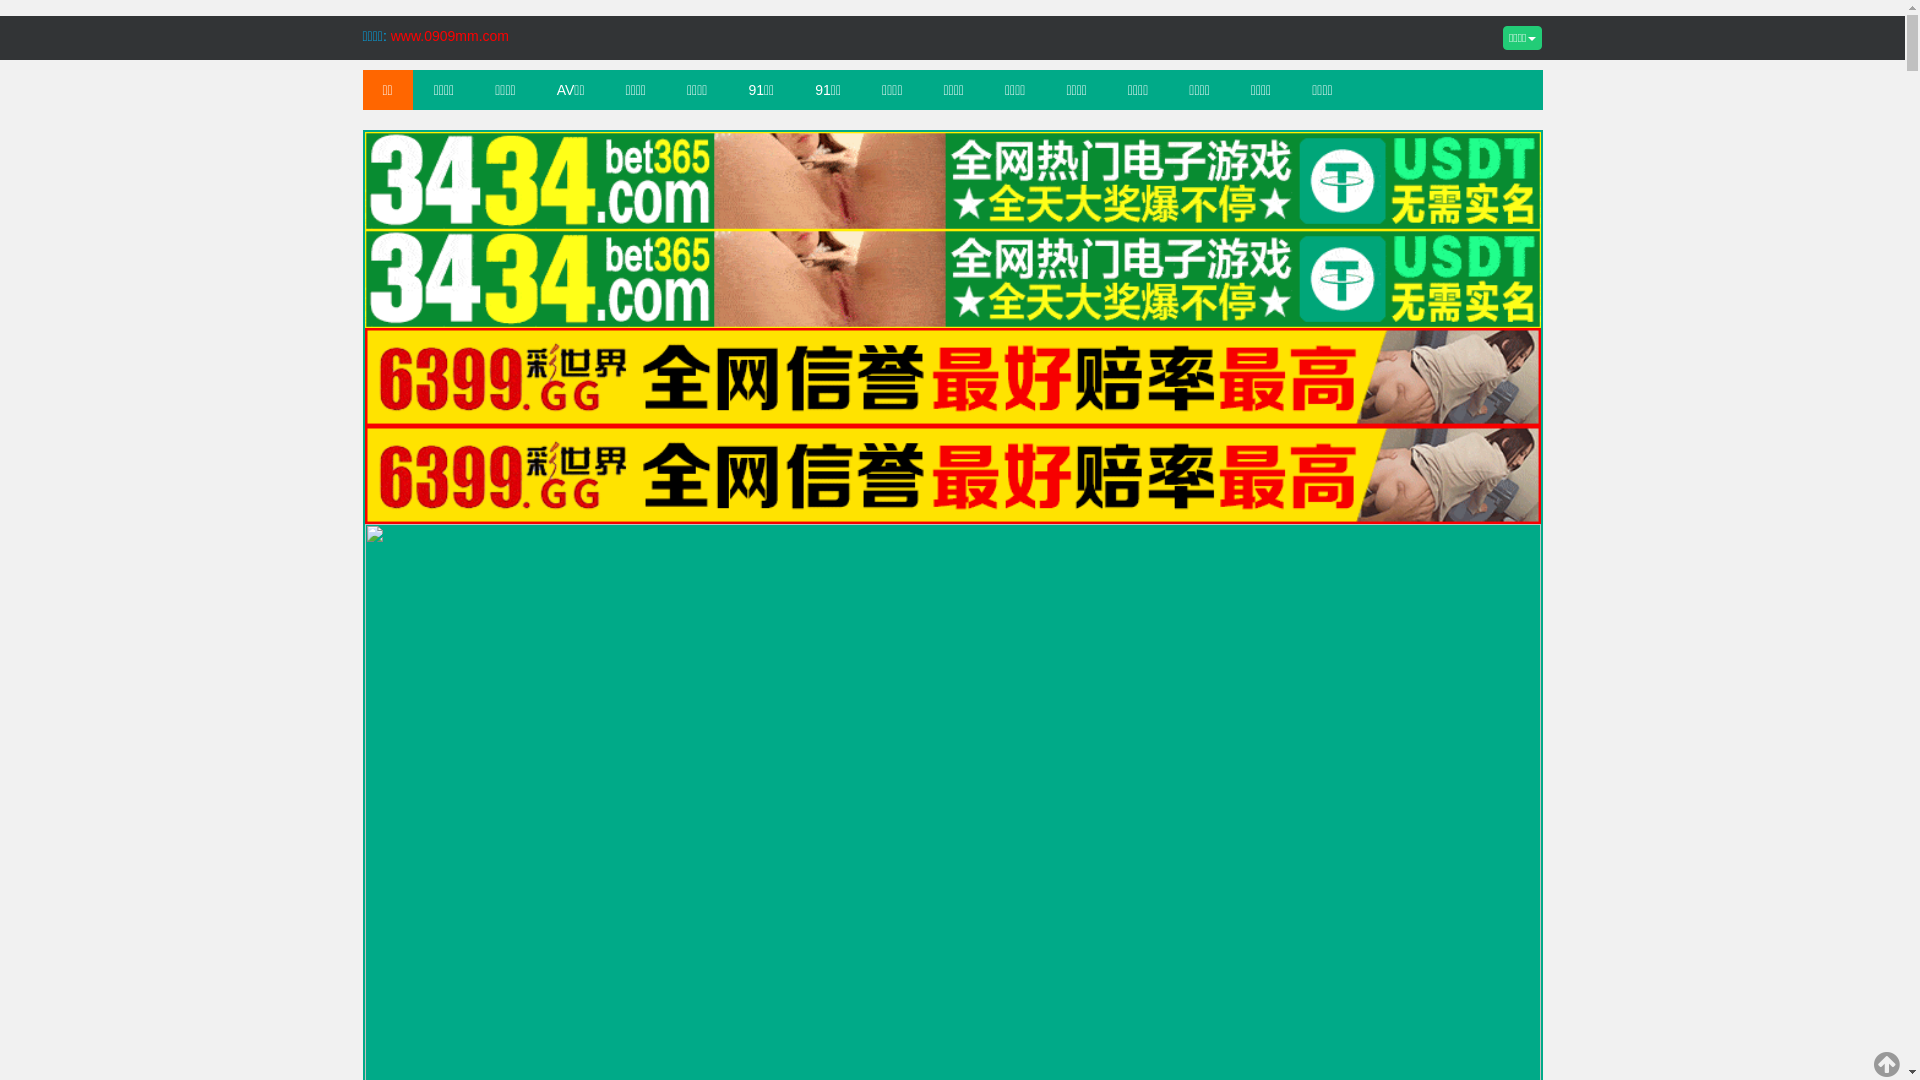 This screenshot has height=1080, width=1920. I want to click on 'www.0909mm.com', so click(449, 35).